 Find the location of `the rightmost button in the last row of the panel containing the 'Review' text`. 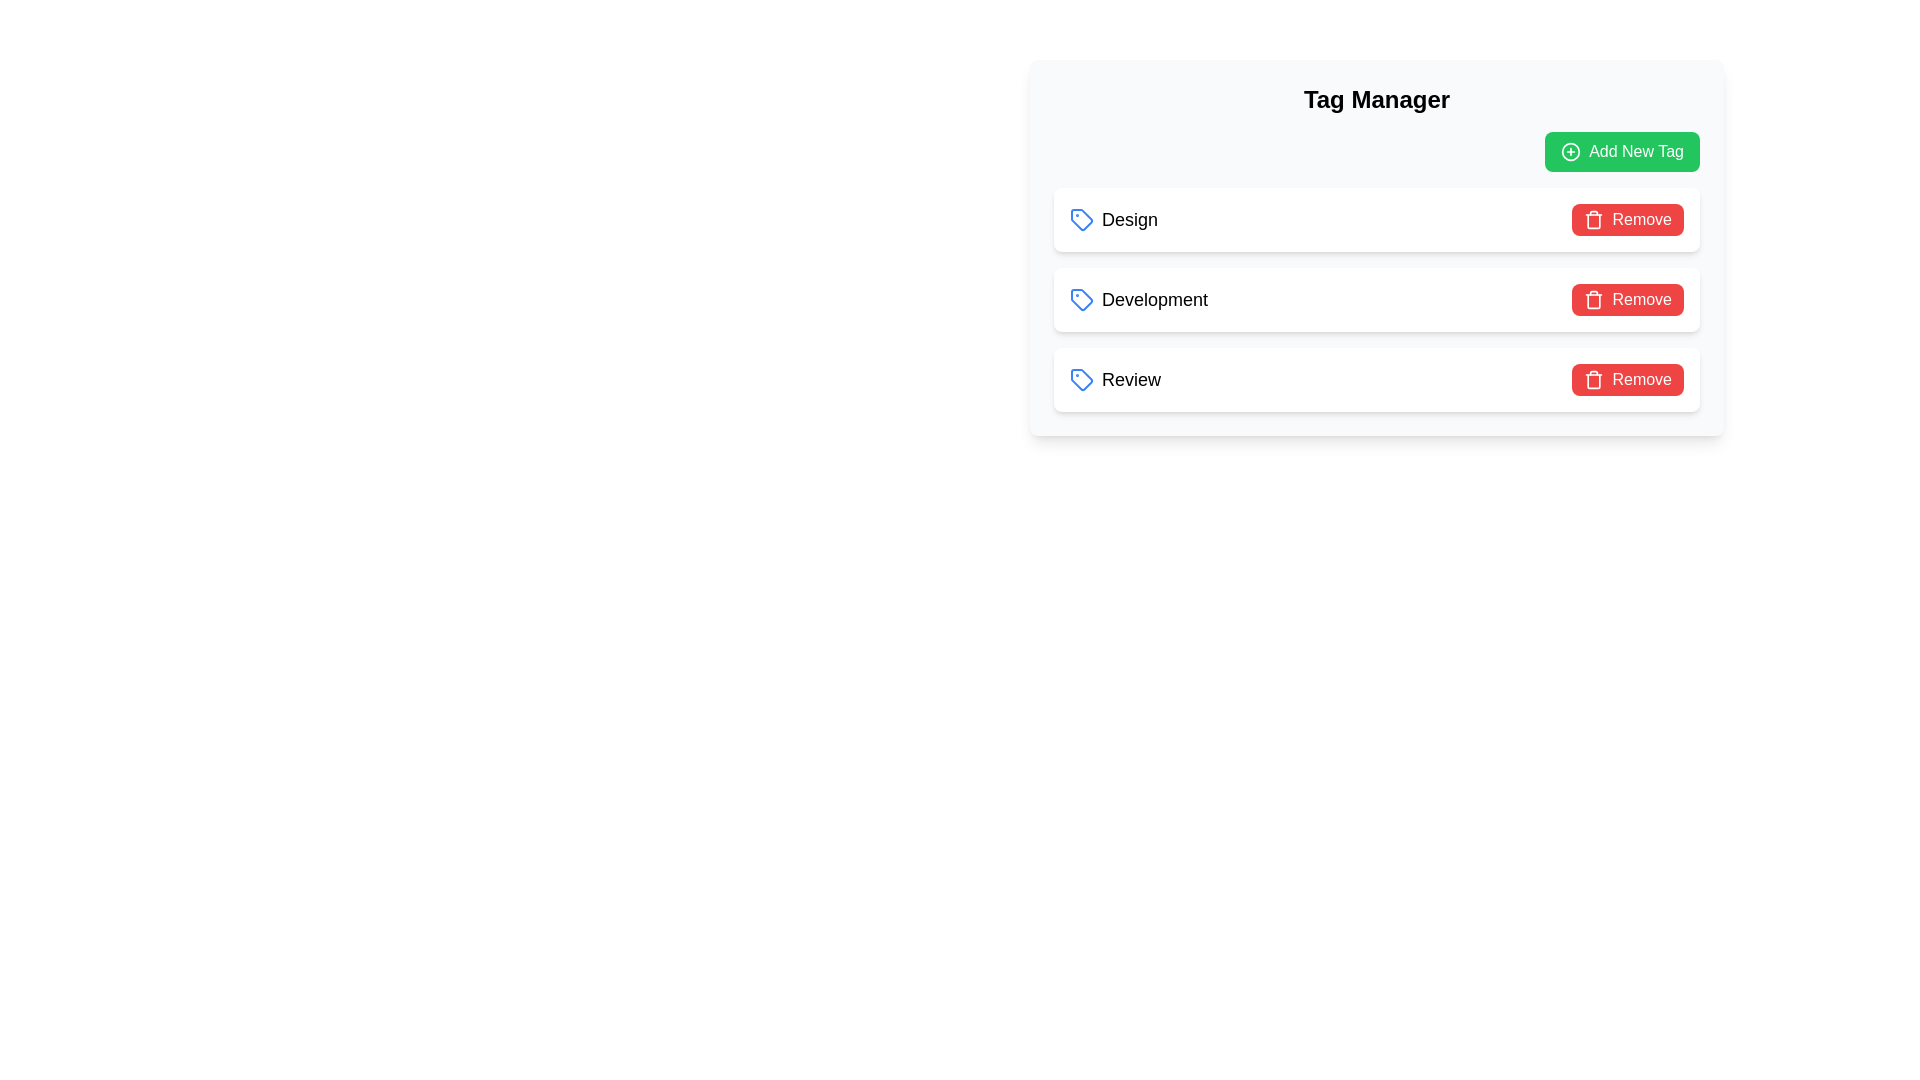

the rightmost button in the last row of the panel containing the 'Review' text is located at coordinates (1627, 380).